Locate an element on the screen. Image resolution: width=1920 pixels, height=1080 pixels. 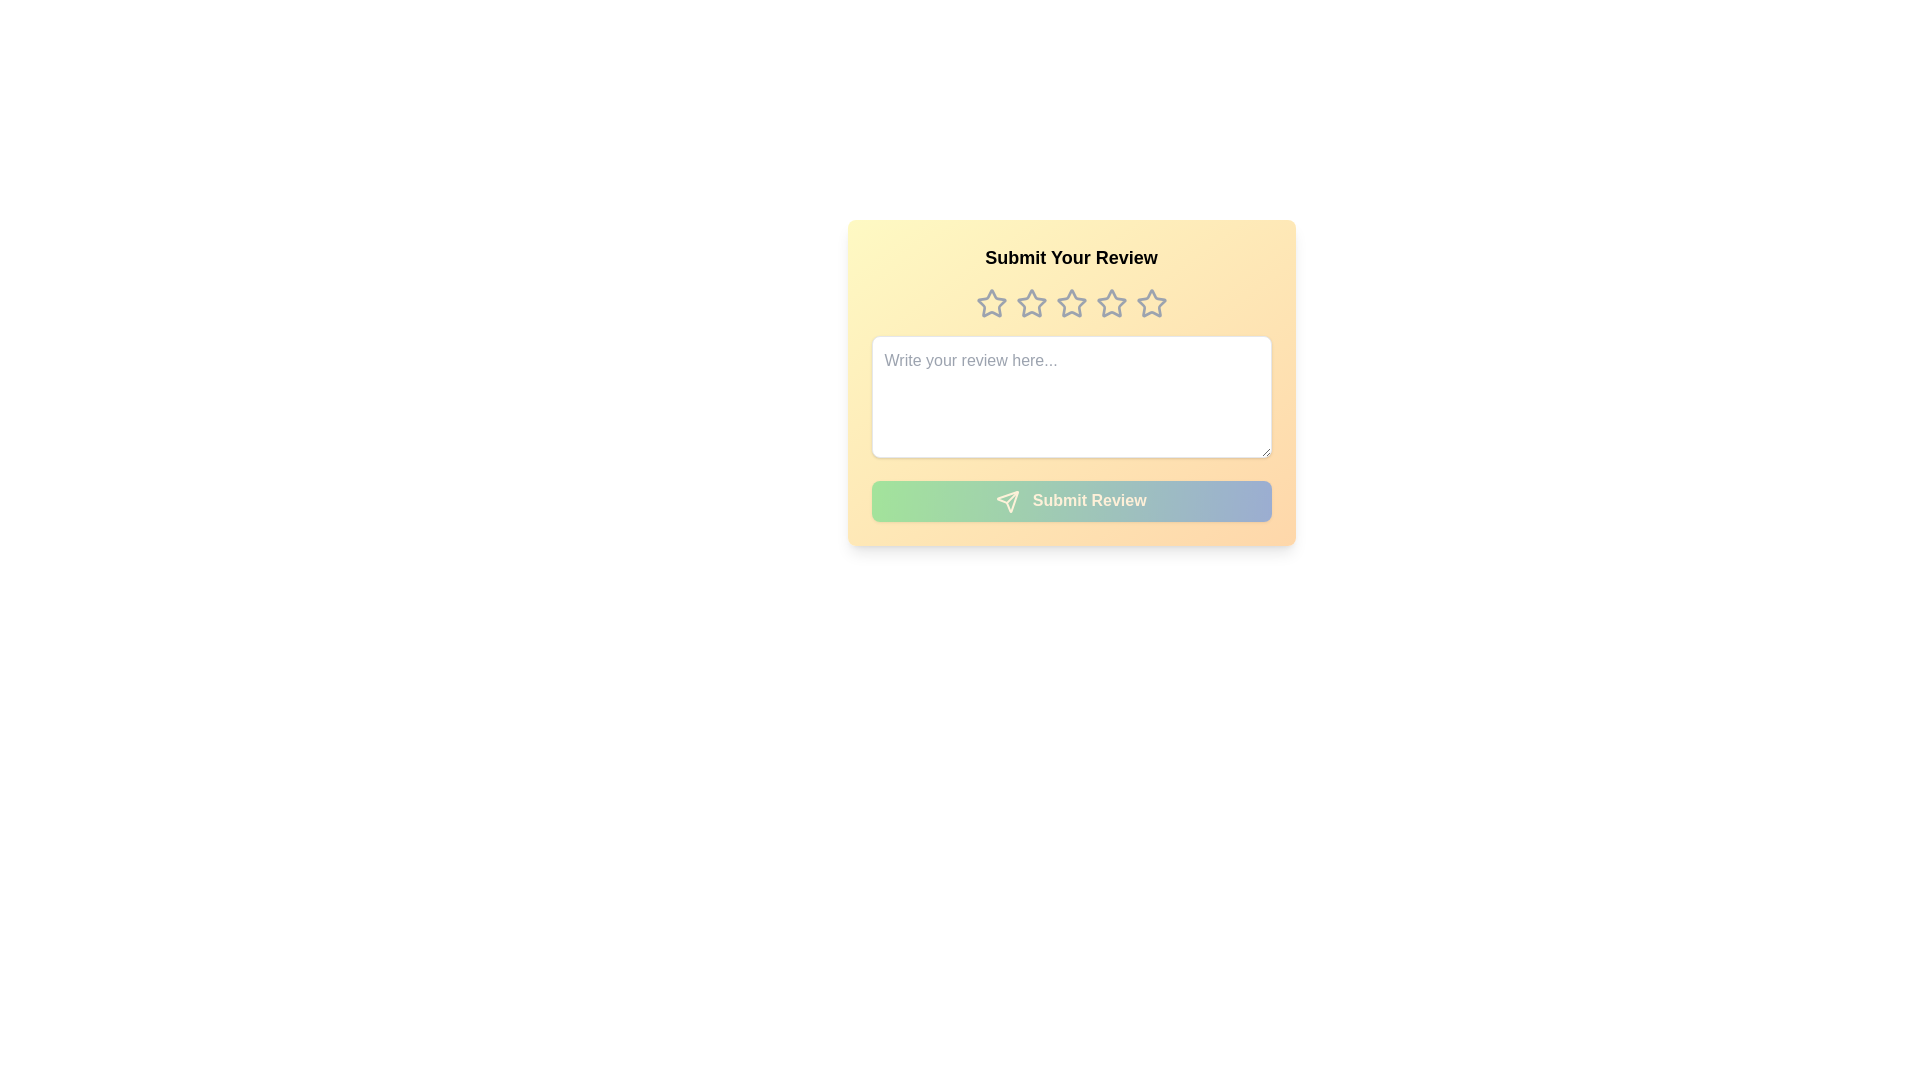
the 'Submit Your Review' text label, which is a bold black header located at the top of the review submission module is located at coordinates (1070, 257).